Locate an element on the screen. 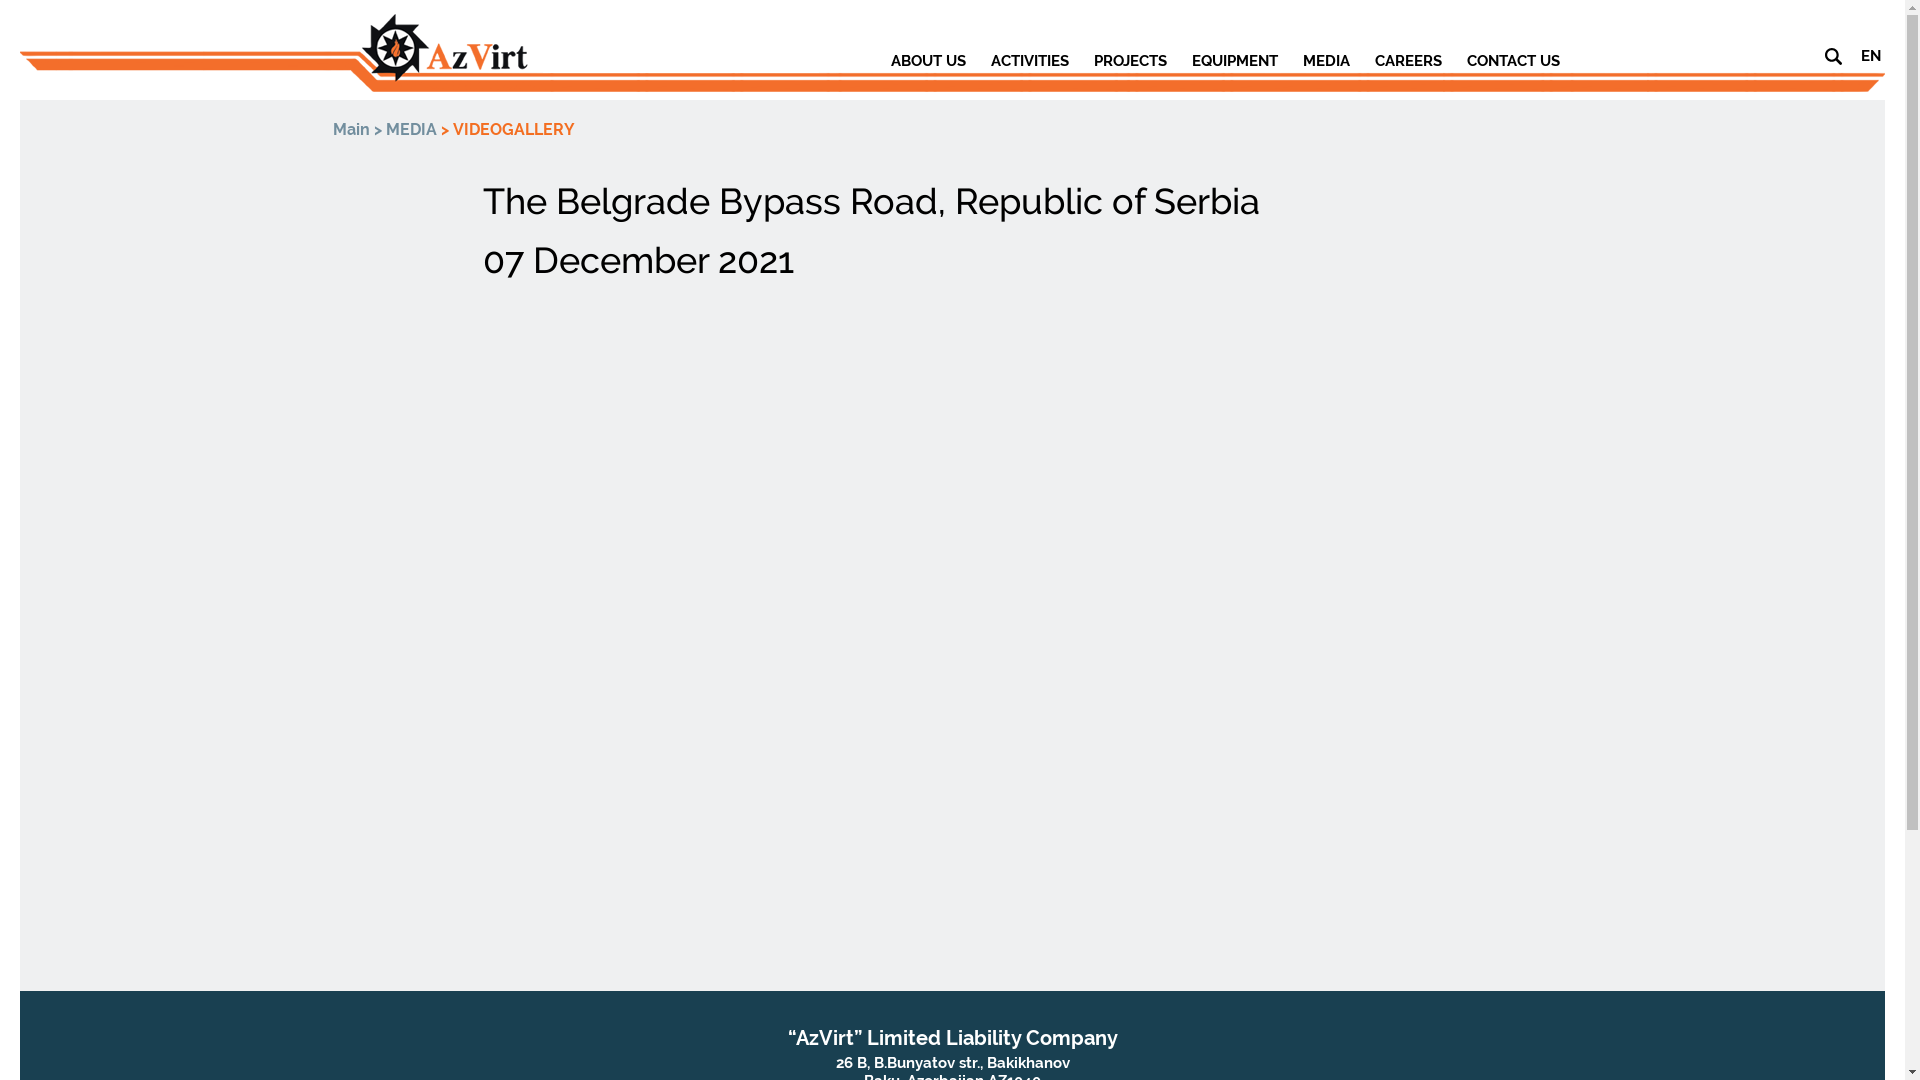  'MEDIA' is located at coordinates (410, 129).